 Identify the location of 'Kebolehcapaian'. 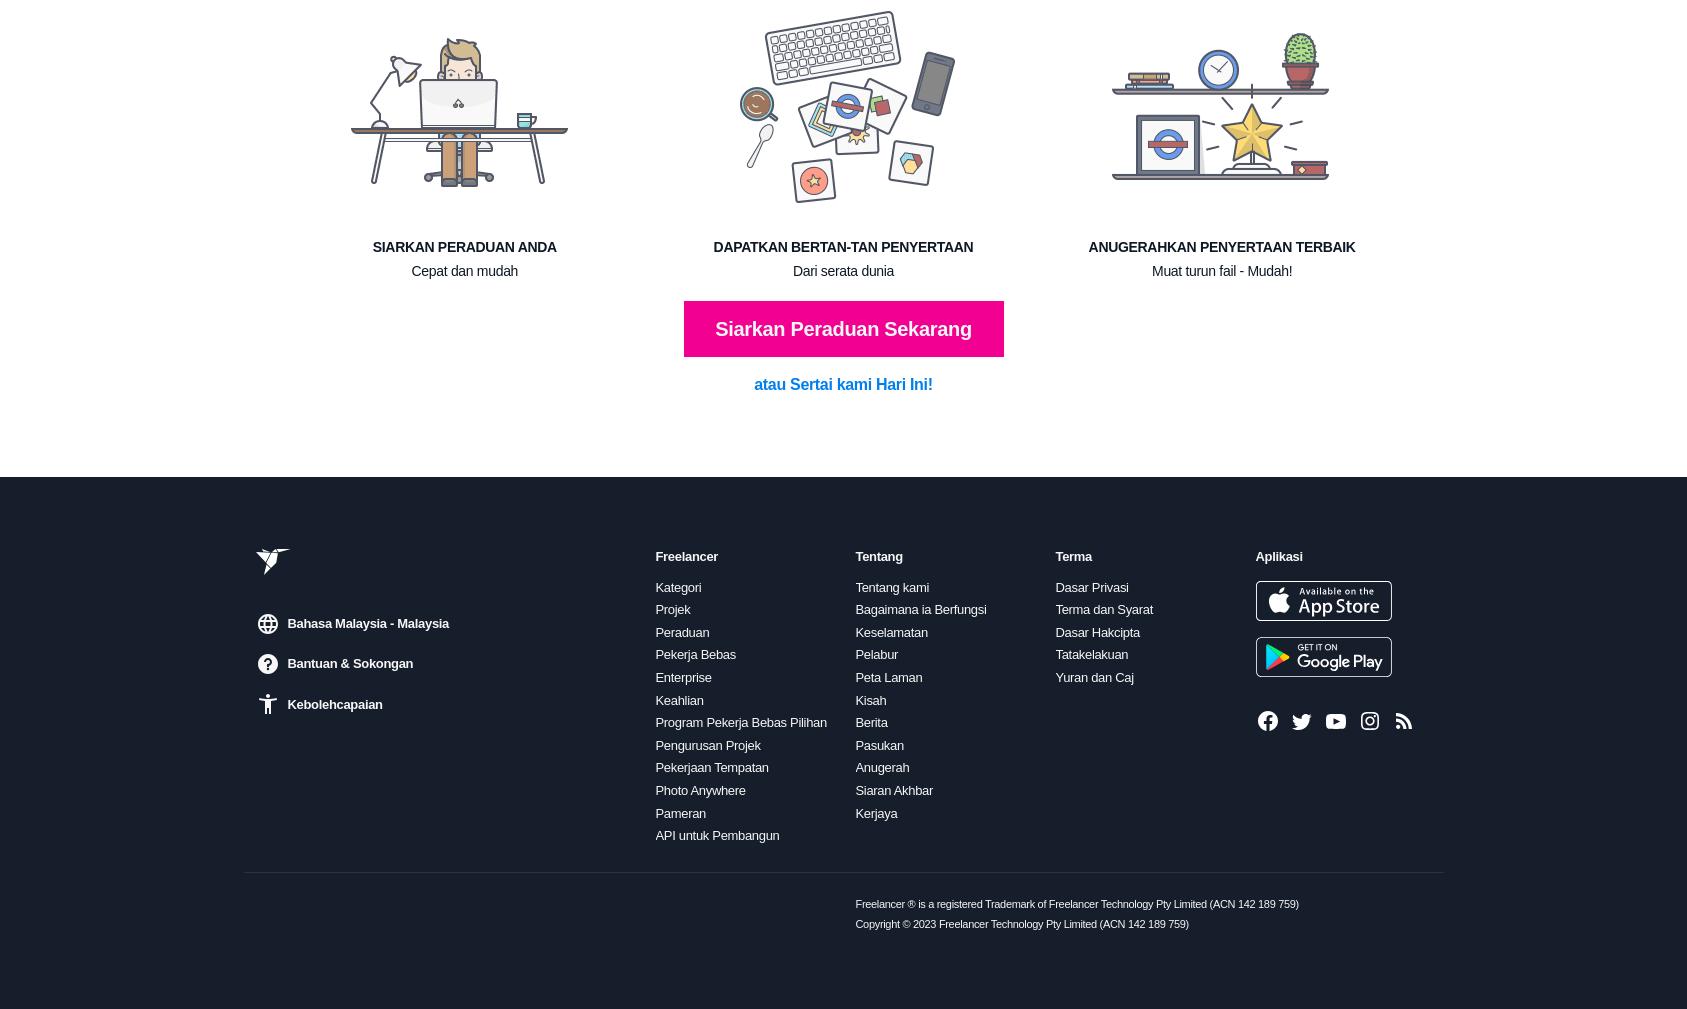
(333, 704).